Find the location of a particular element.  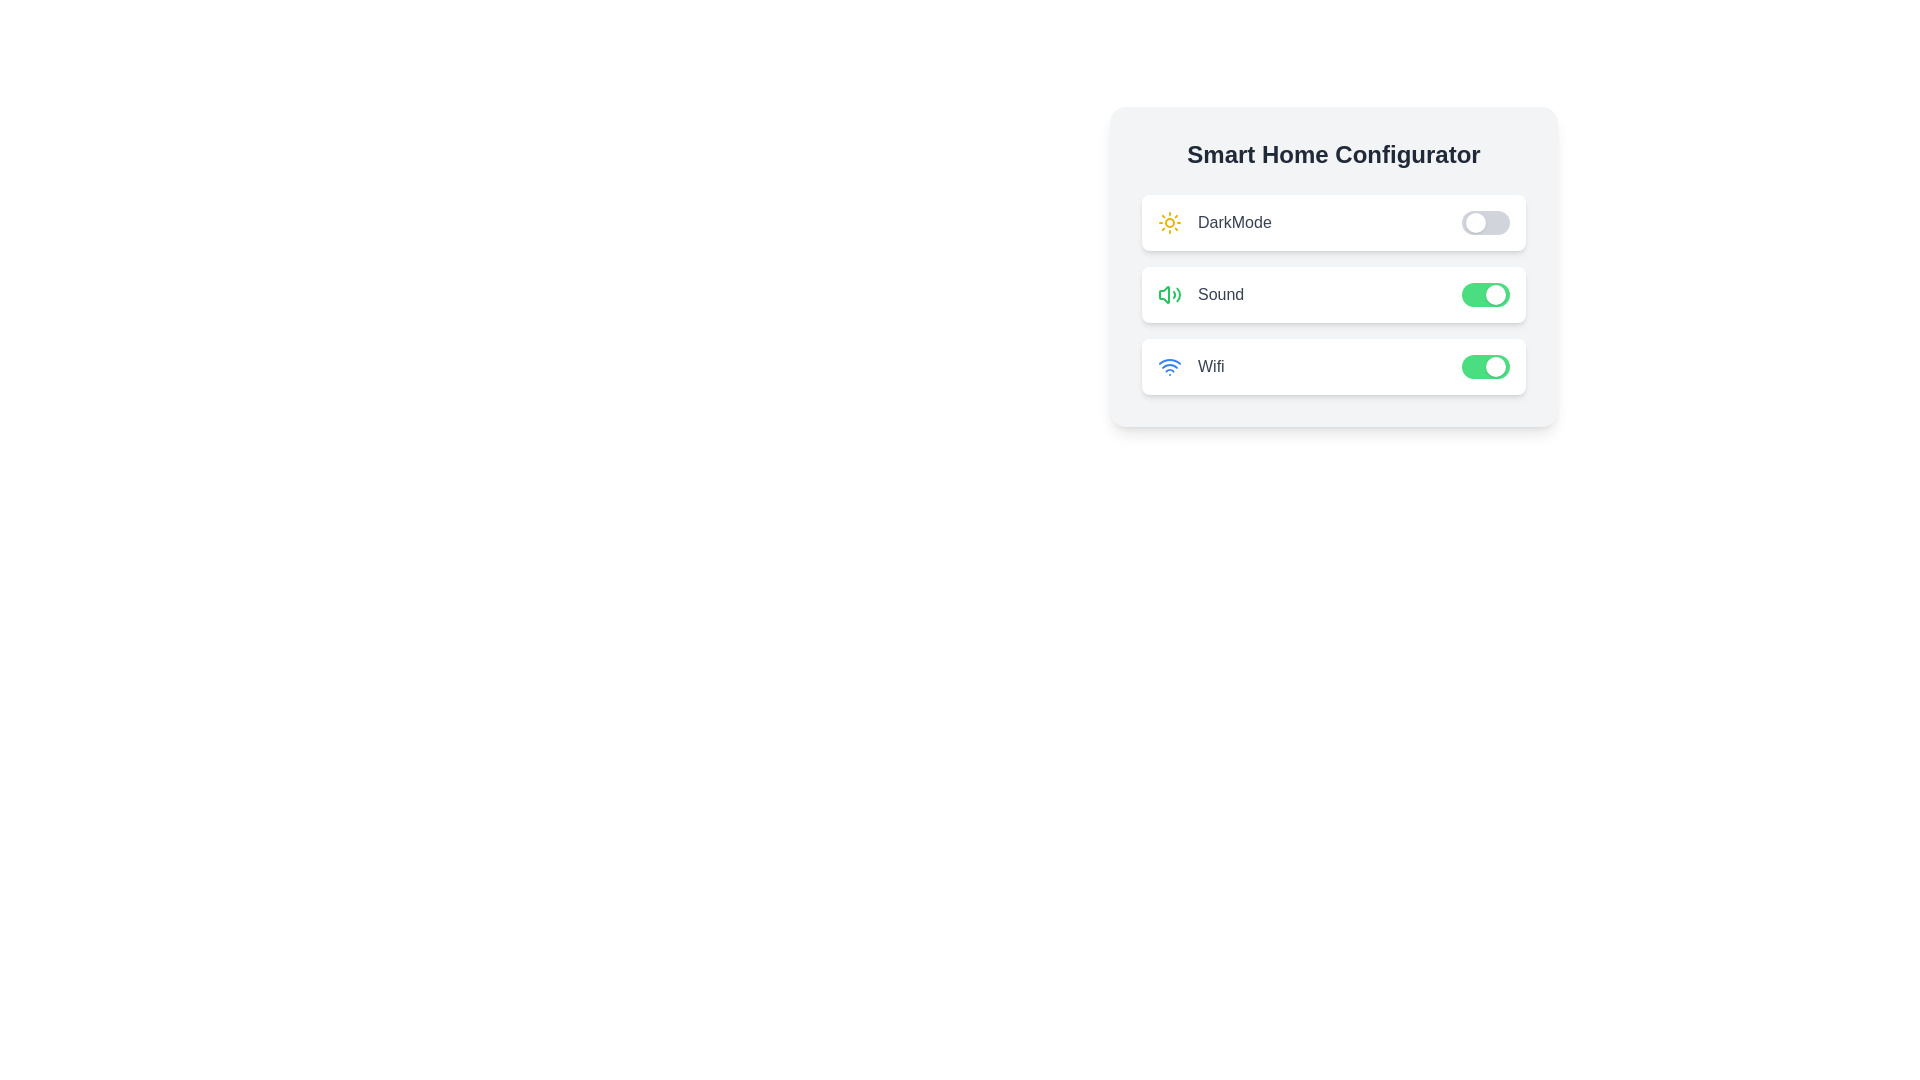

the 'darkMode' label with a yellow sun icon located within the 'Smart Home Configurator' card is located at coordinates (1213, 223).